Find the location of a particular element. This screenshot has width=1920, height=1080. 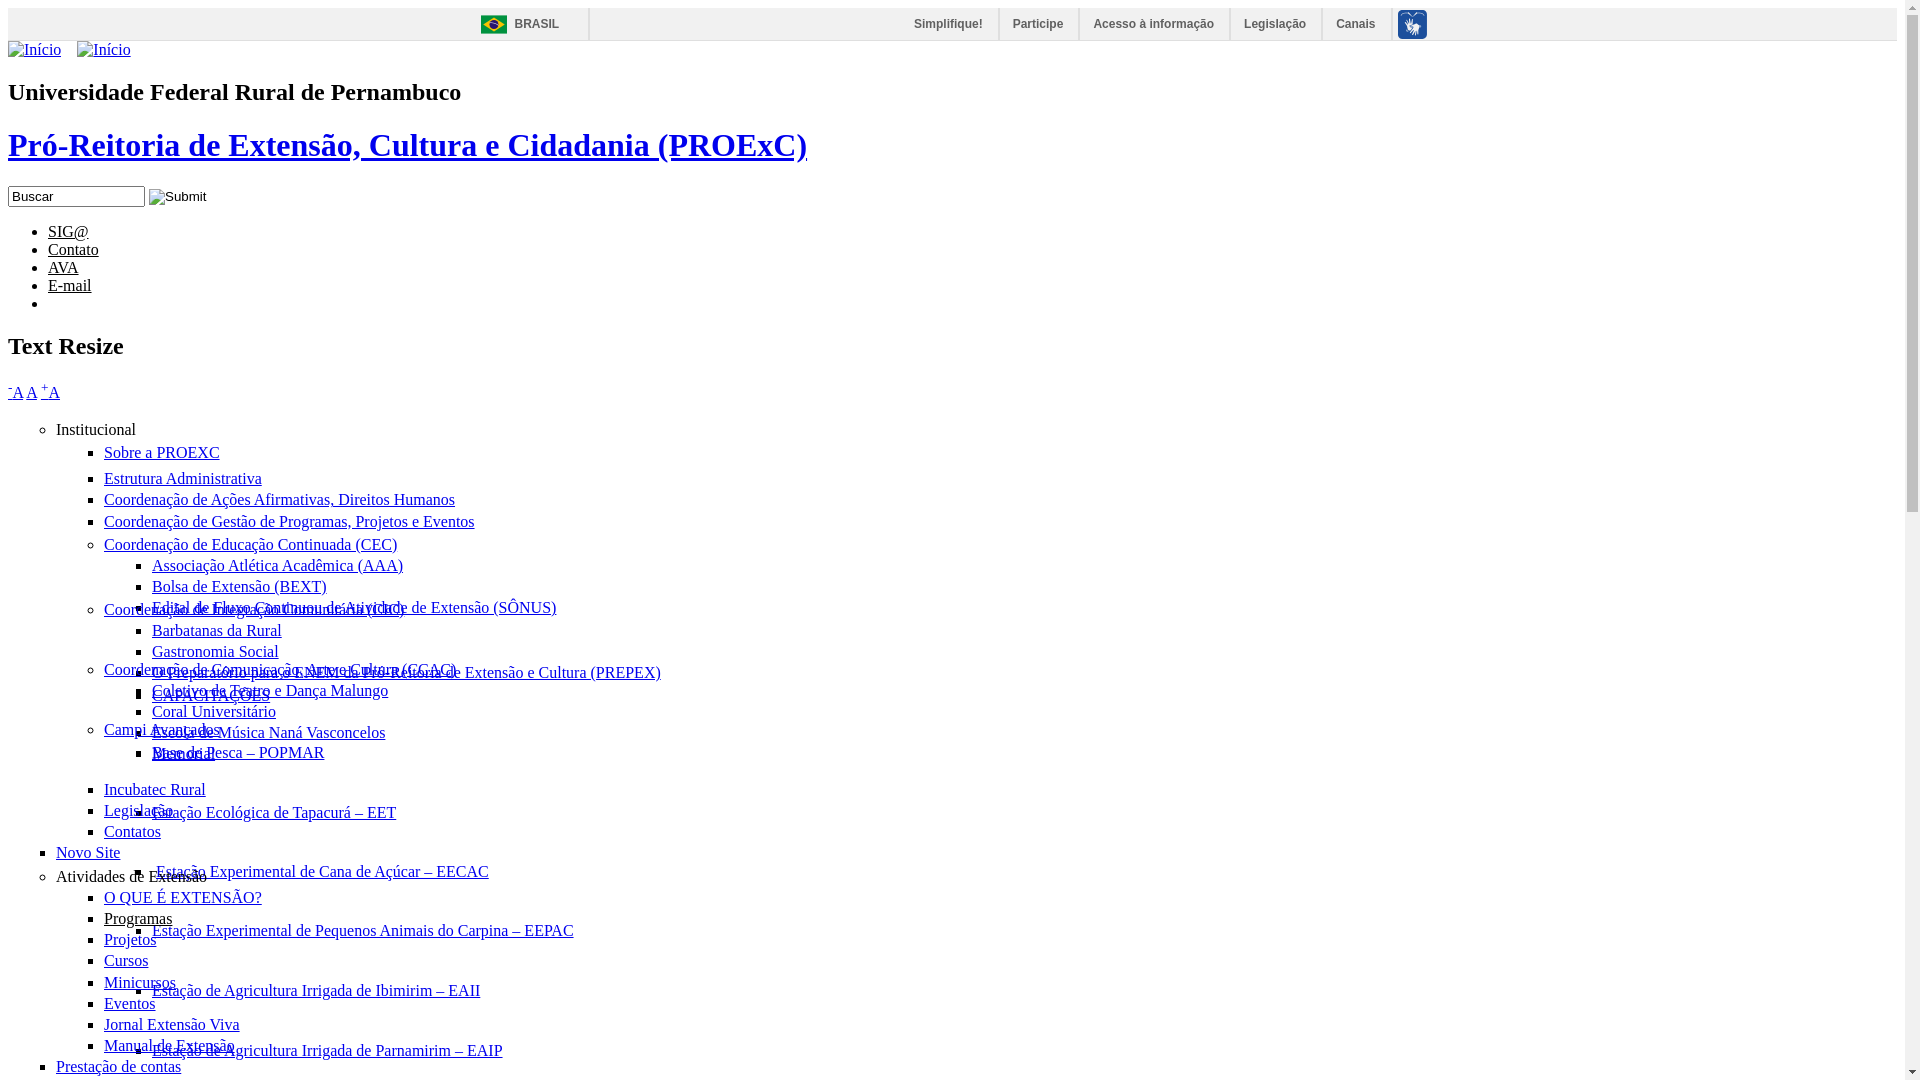

'Gastronomia Social' is located at coordinates (215, 651).